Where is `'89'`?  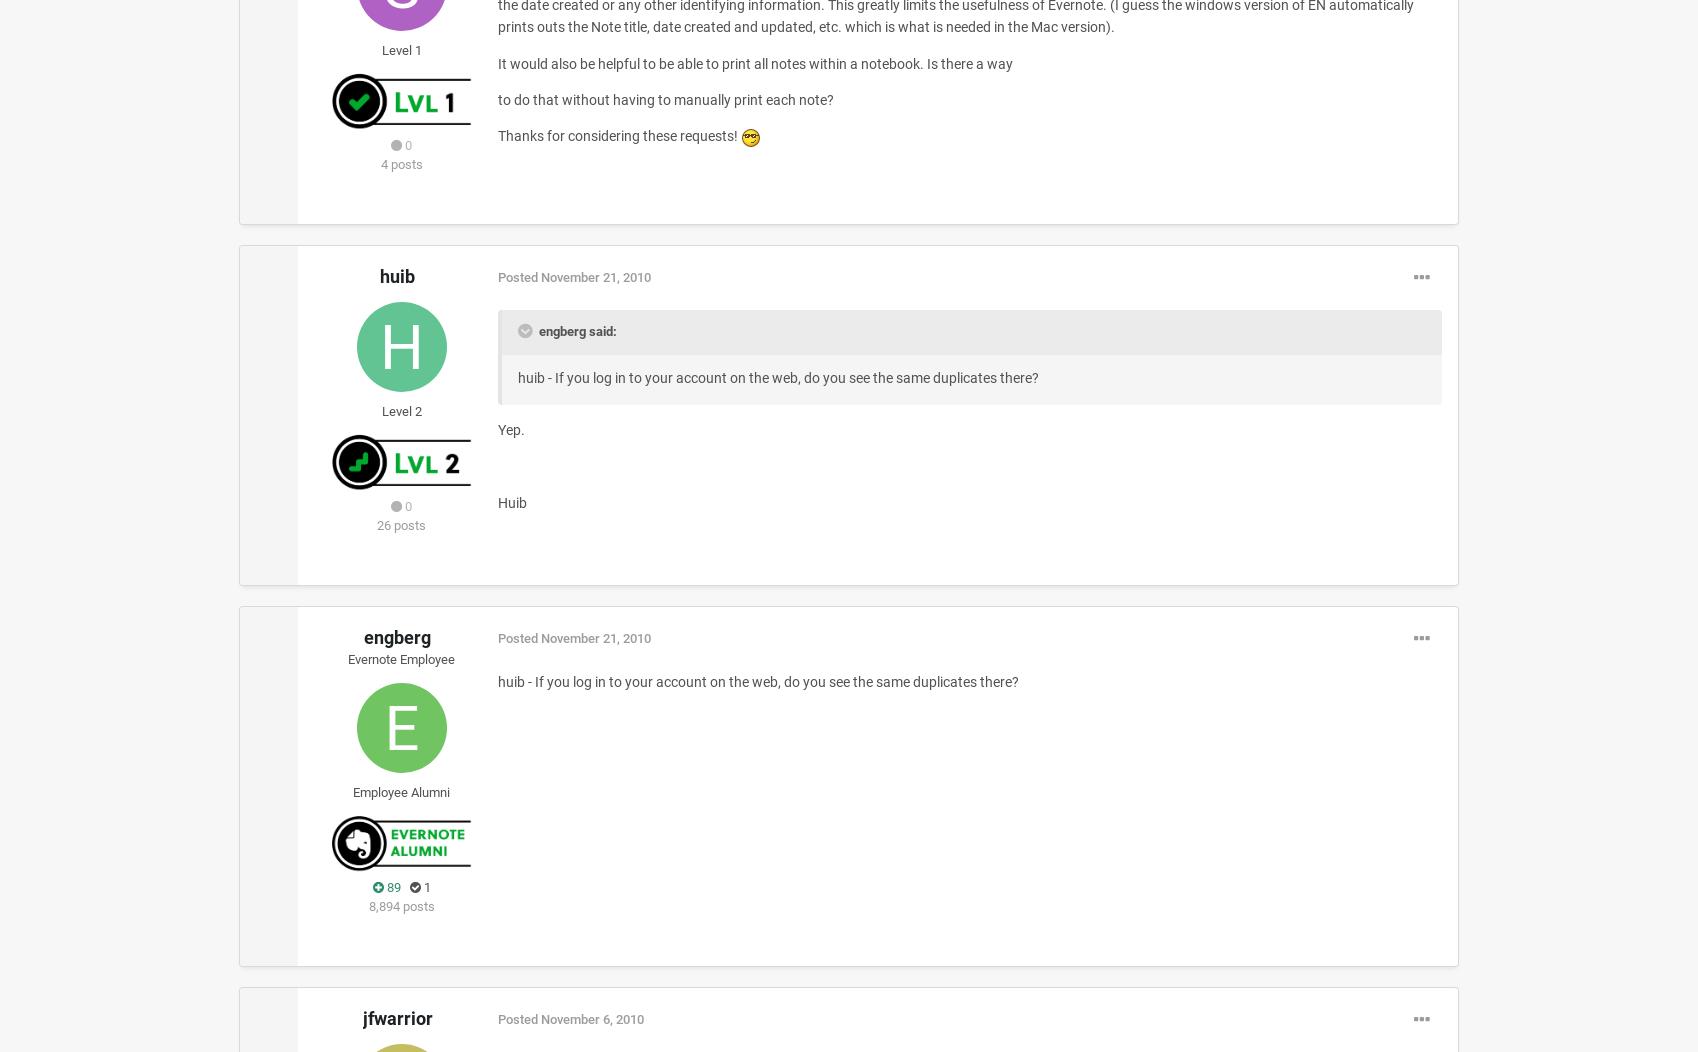 '89' is located at coordinates (391, 886).